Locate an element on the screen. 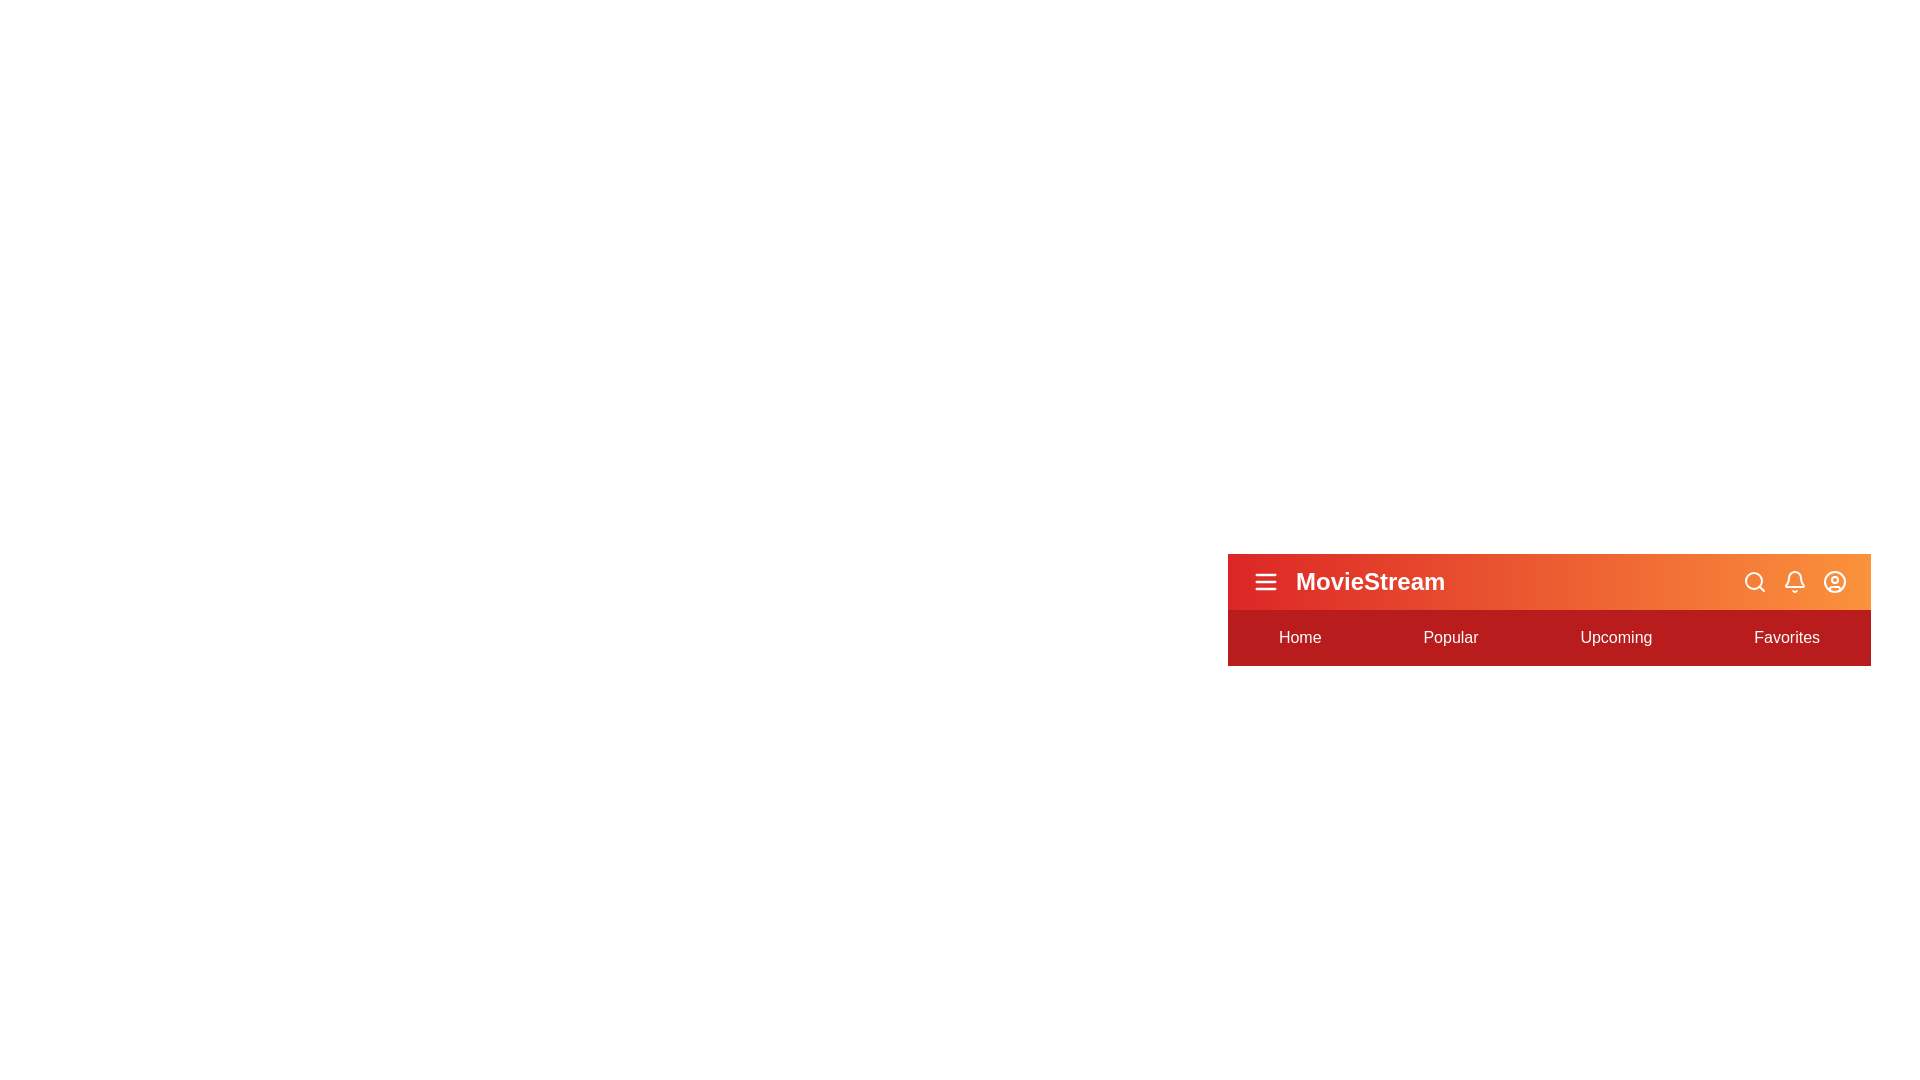  the navigation option Favorites to highlight it is located at coordinates (1786, 637).